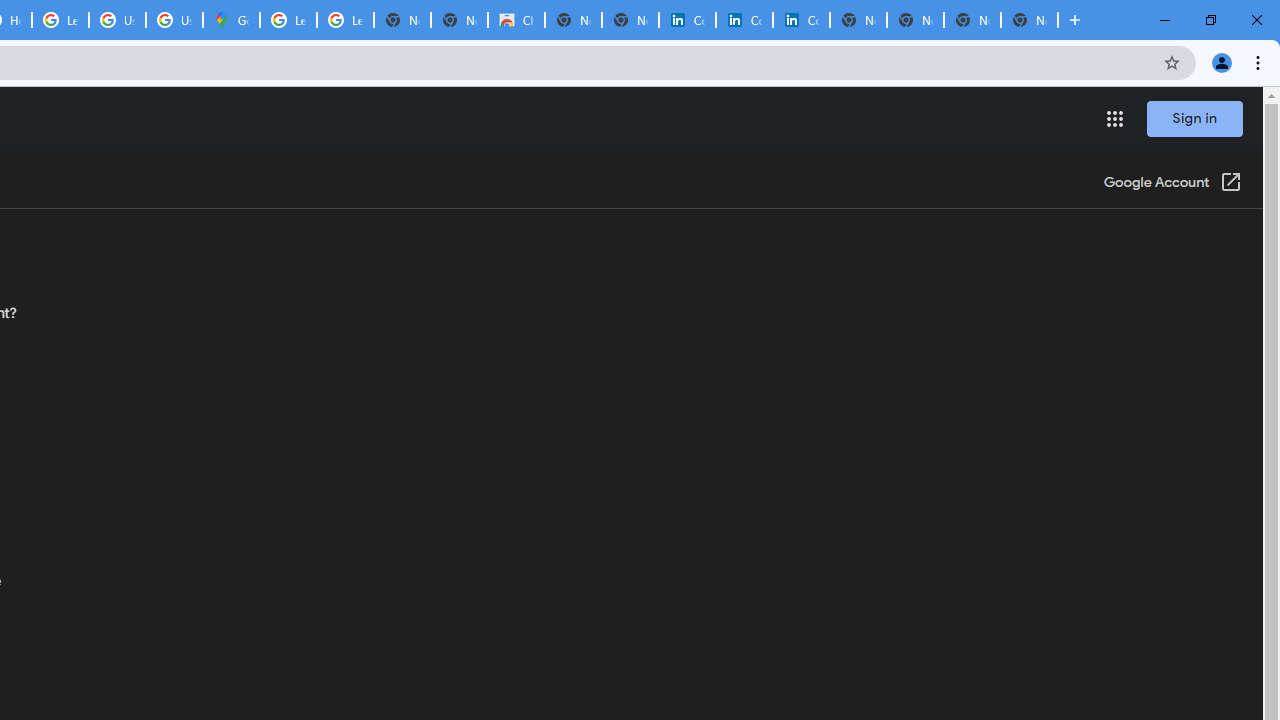  I want to click on 'Chrome Web Store', so click(516, 20).